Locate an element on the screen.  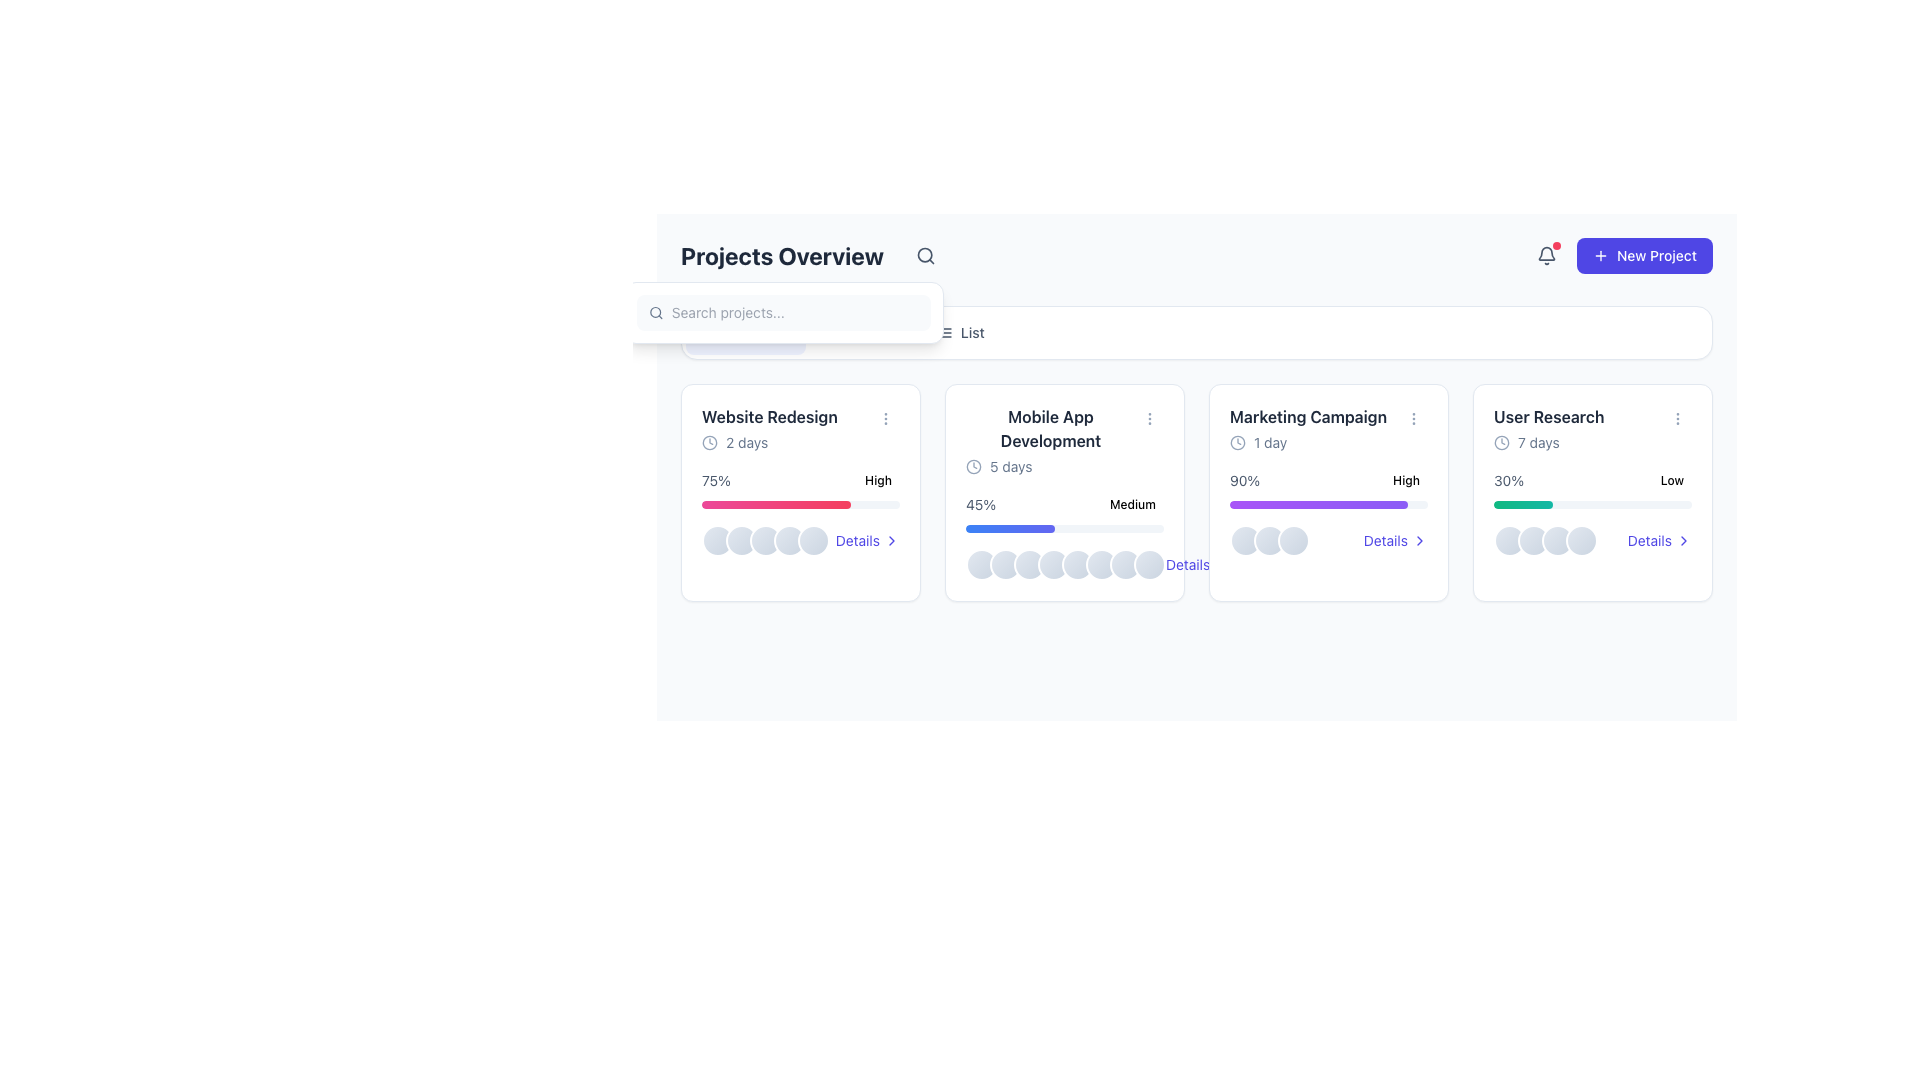
the hyperlink with accompanying icon located at the bottom-right corner of the second card in the horizontal list is located at coordinates (1198, 564).